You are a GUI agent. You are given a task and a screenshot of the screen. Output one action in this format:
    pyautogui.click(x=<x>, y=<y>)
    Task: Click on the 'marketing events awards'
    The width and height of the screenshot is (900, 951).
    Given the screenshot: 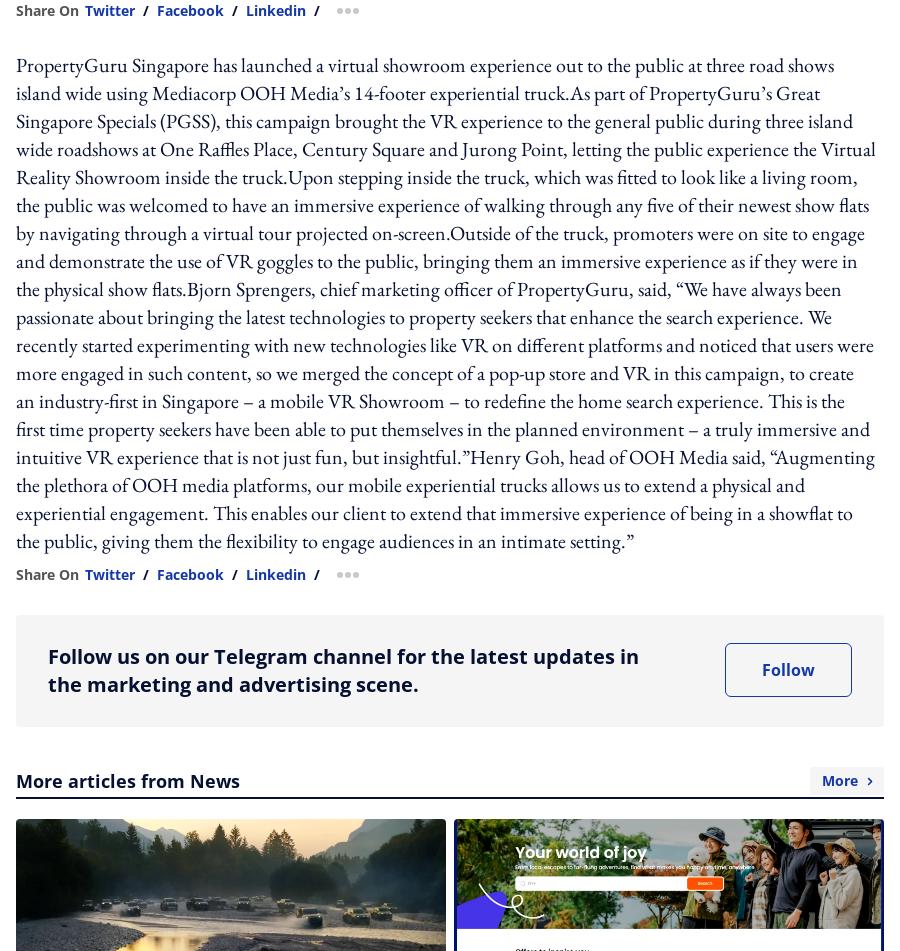 What is the action you would take?
    pyautogui.click(x=407, y=128)
    